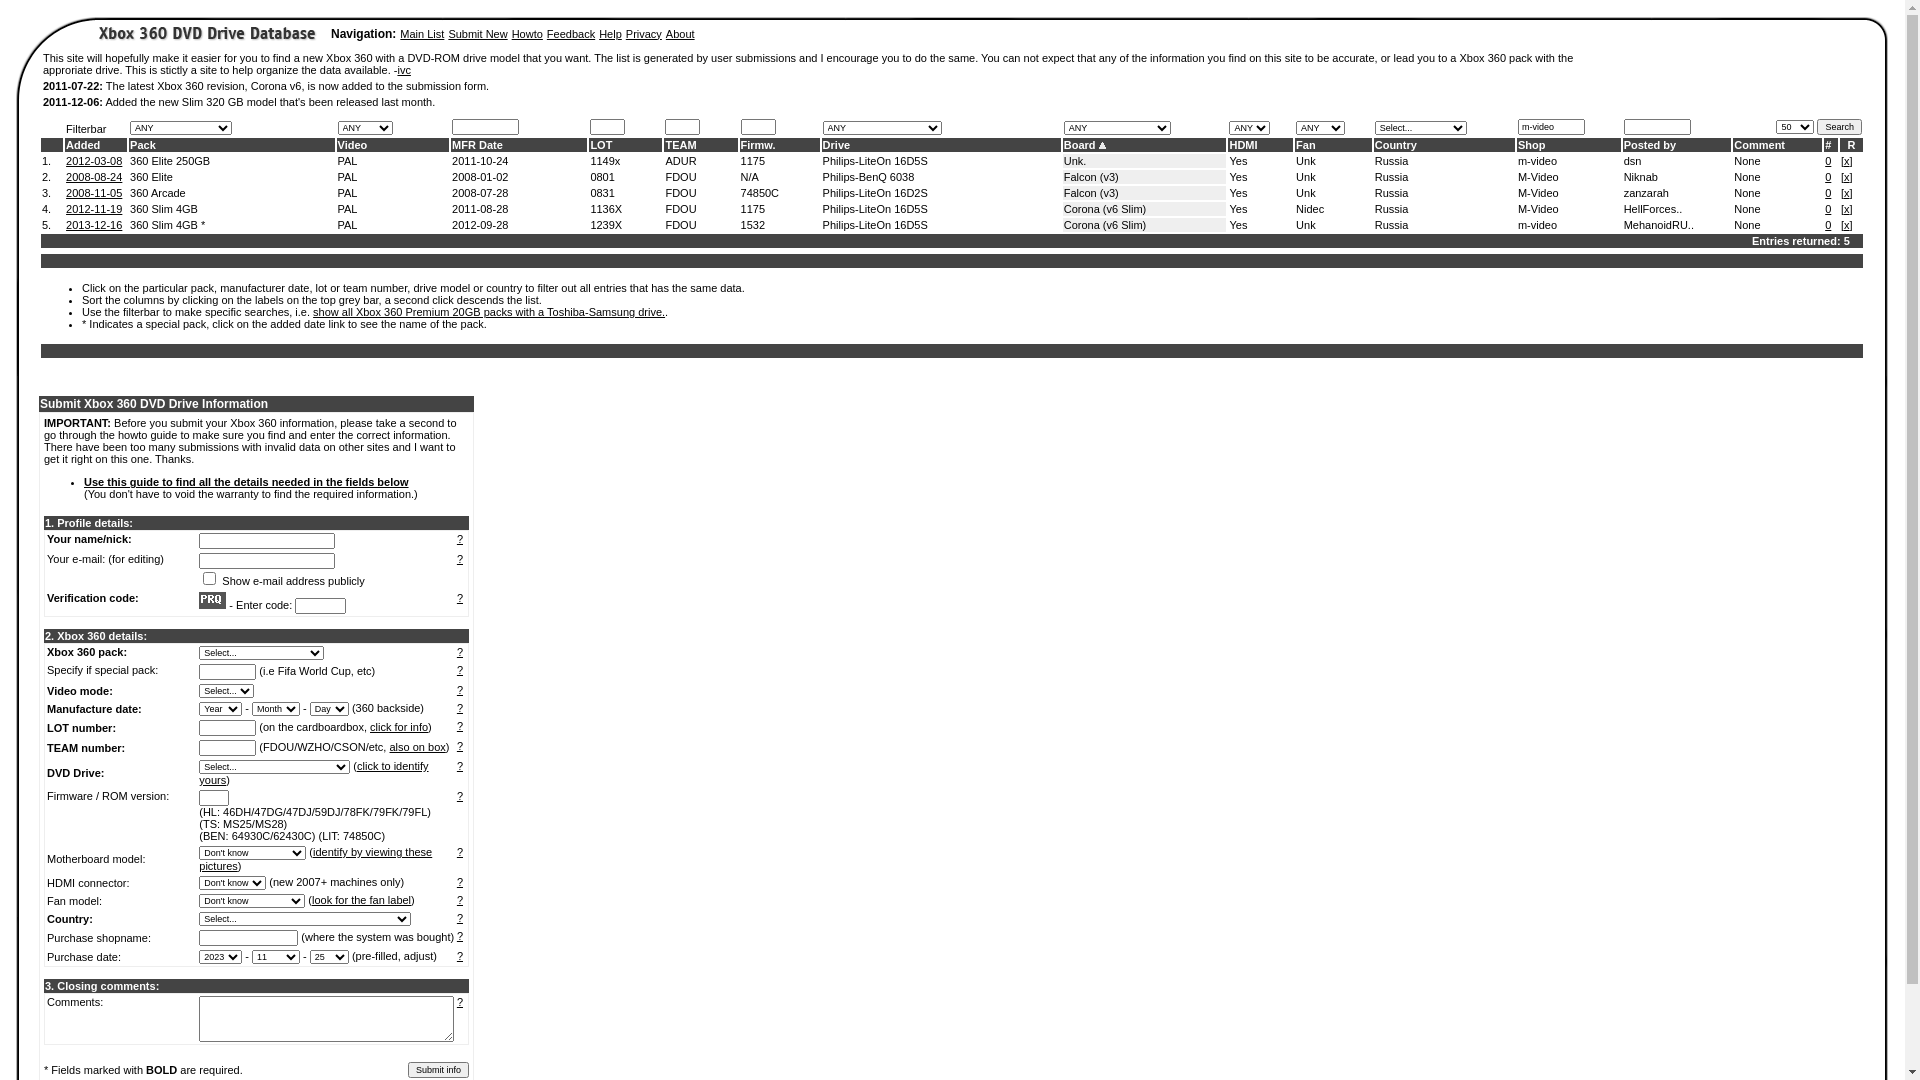  What do you see at coordinates (450, 208) in the screenshot?
I see `'2011-08-28'` at bounding box center [450, 208].